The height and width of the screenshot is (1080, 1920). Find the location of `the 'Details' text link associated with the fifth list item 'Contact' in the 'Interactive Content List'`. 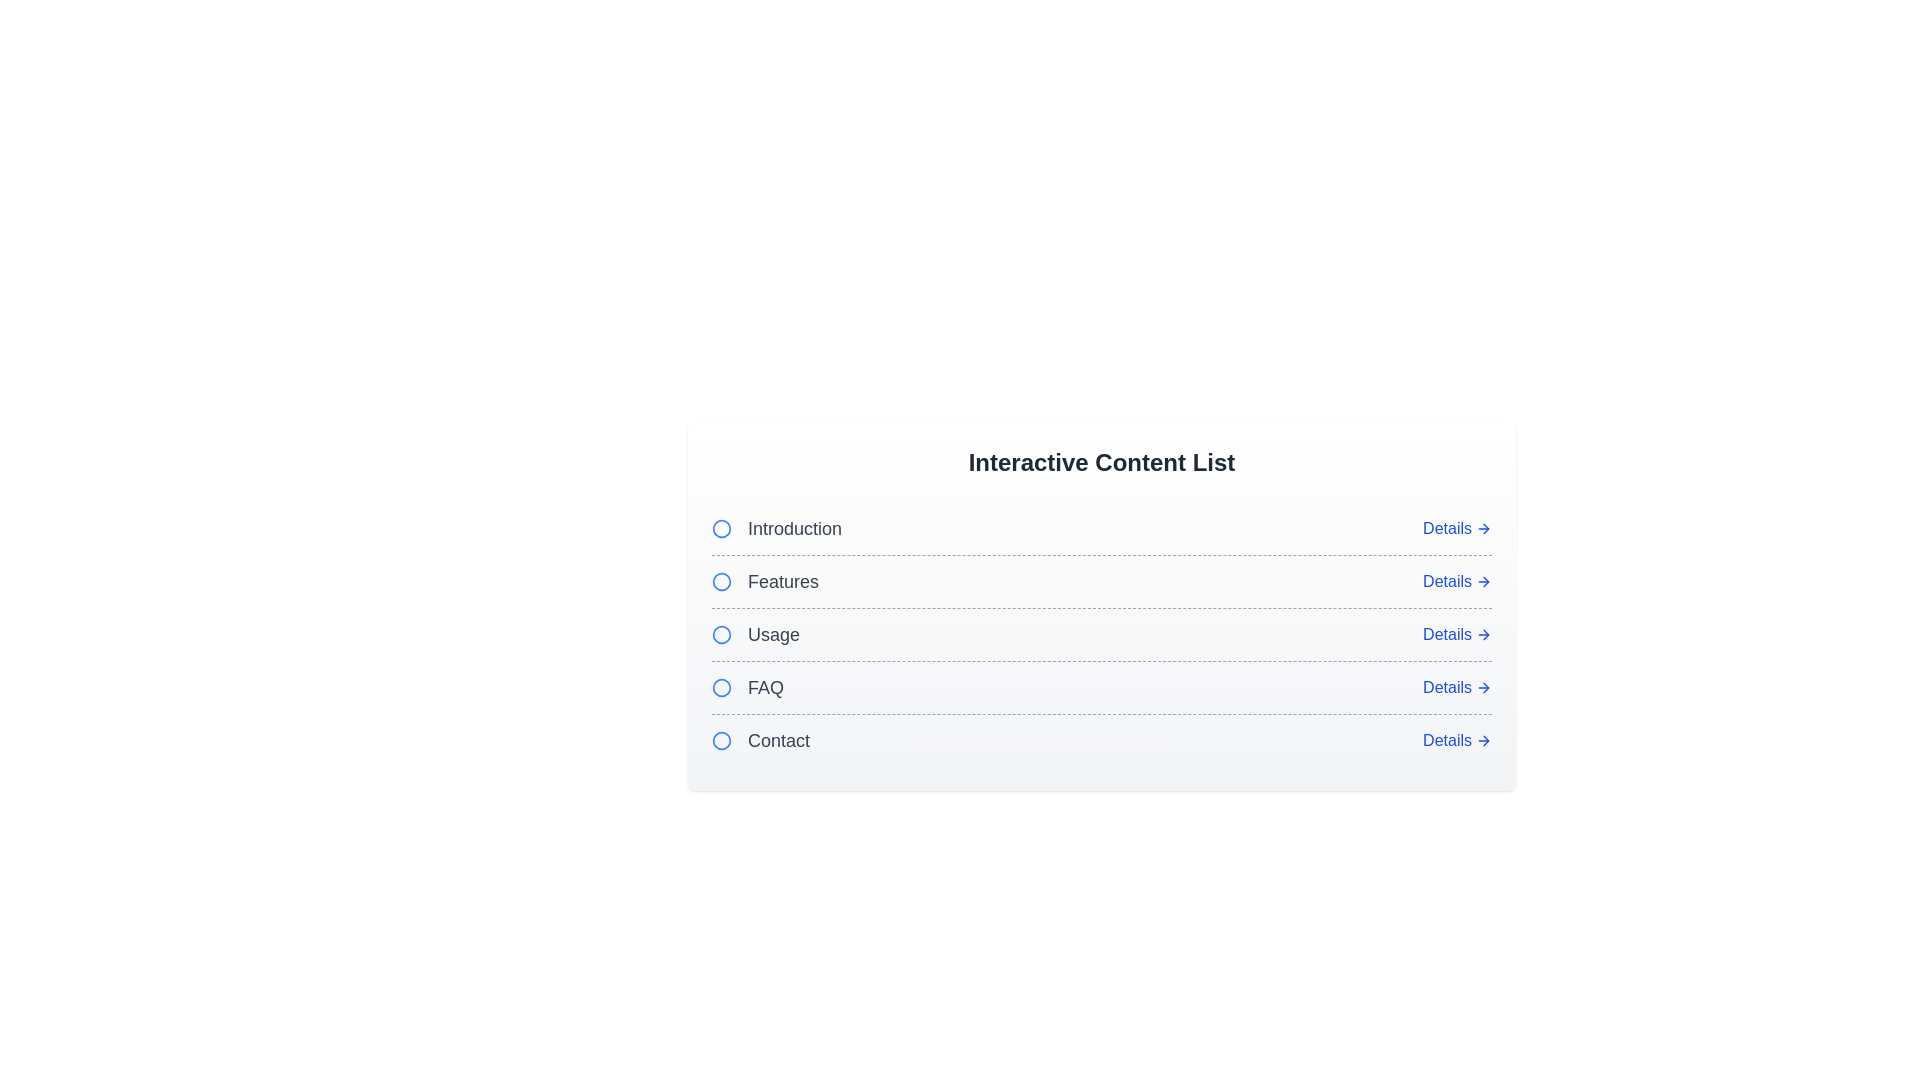

the 'Details' text link associated with the fifth list item 'Contact' in the 'Interactive Content List' is located at coordinates (1447, 686).